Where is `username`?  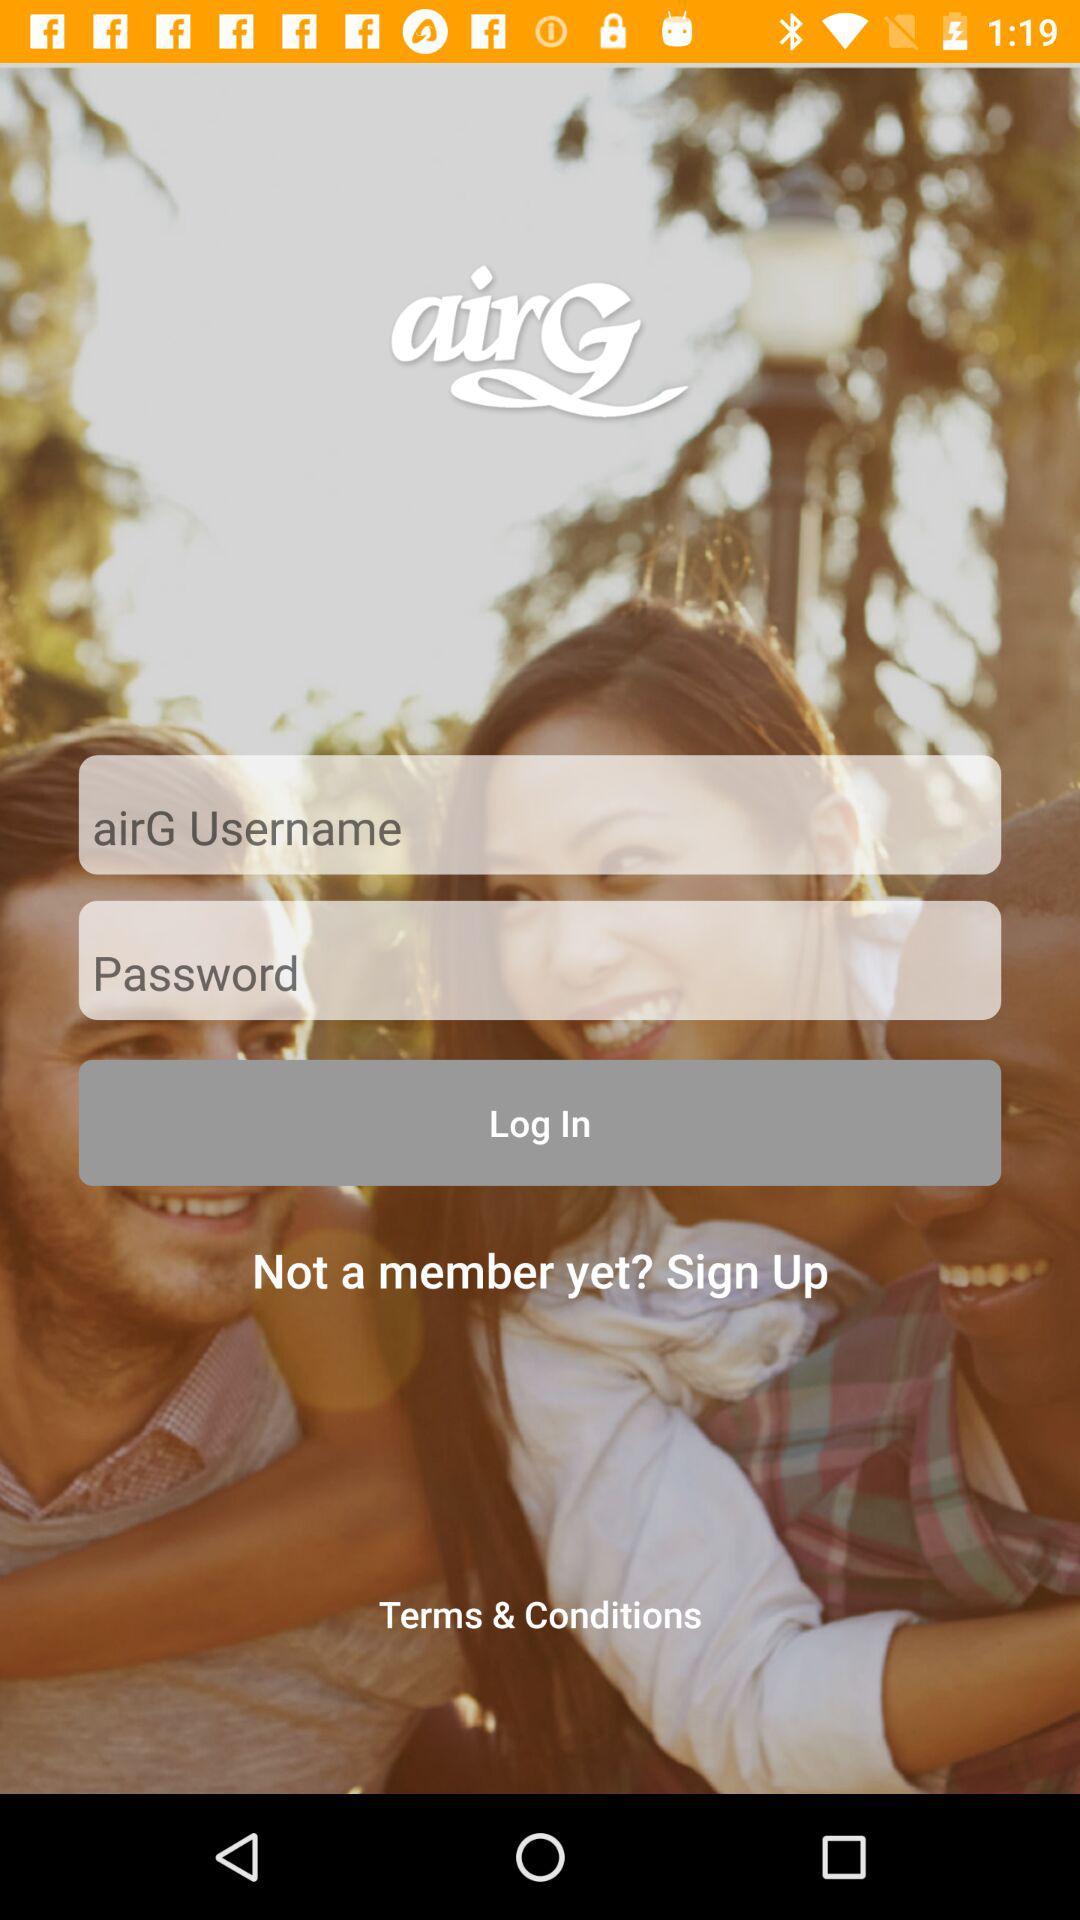 username is located at coordinates (540, 829).